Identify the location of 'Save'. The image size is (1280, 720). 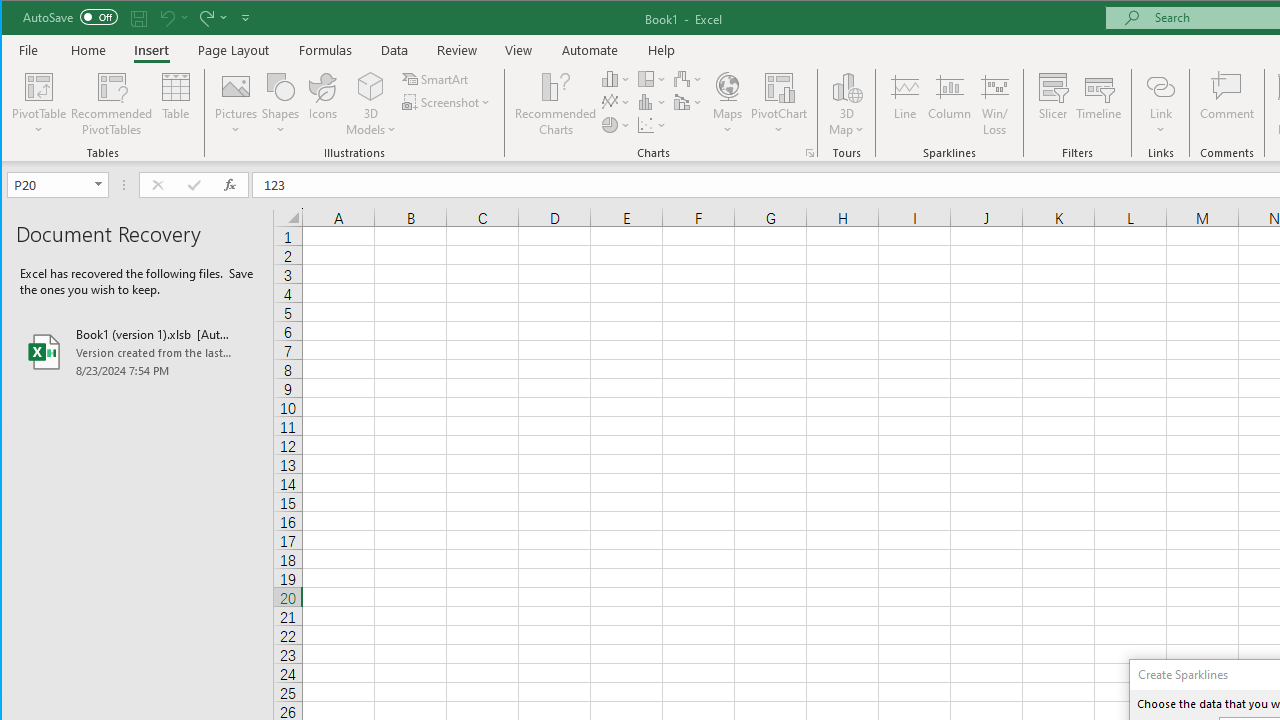
(138, 17).